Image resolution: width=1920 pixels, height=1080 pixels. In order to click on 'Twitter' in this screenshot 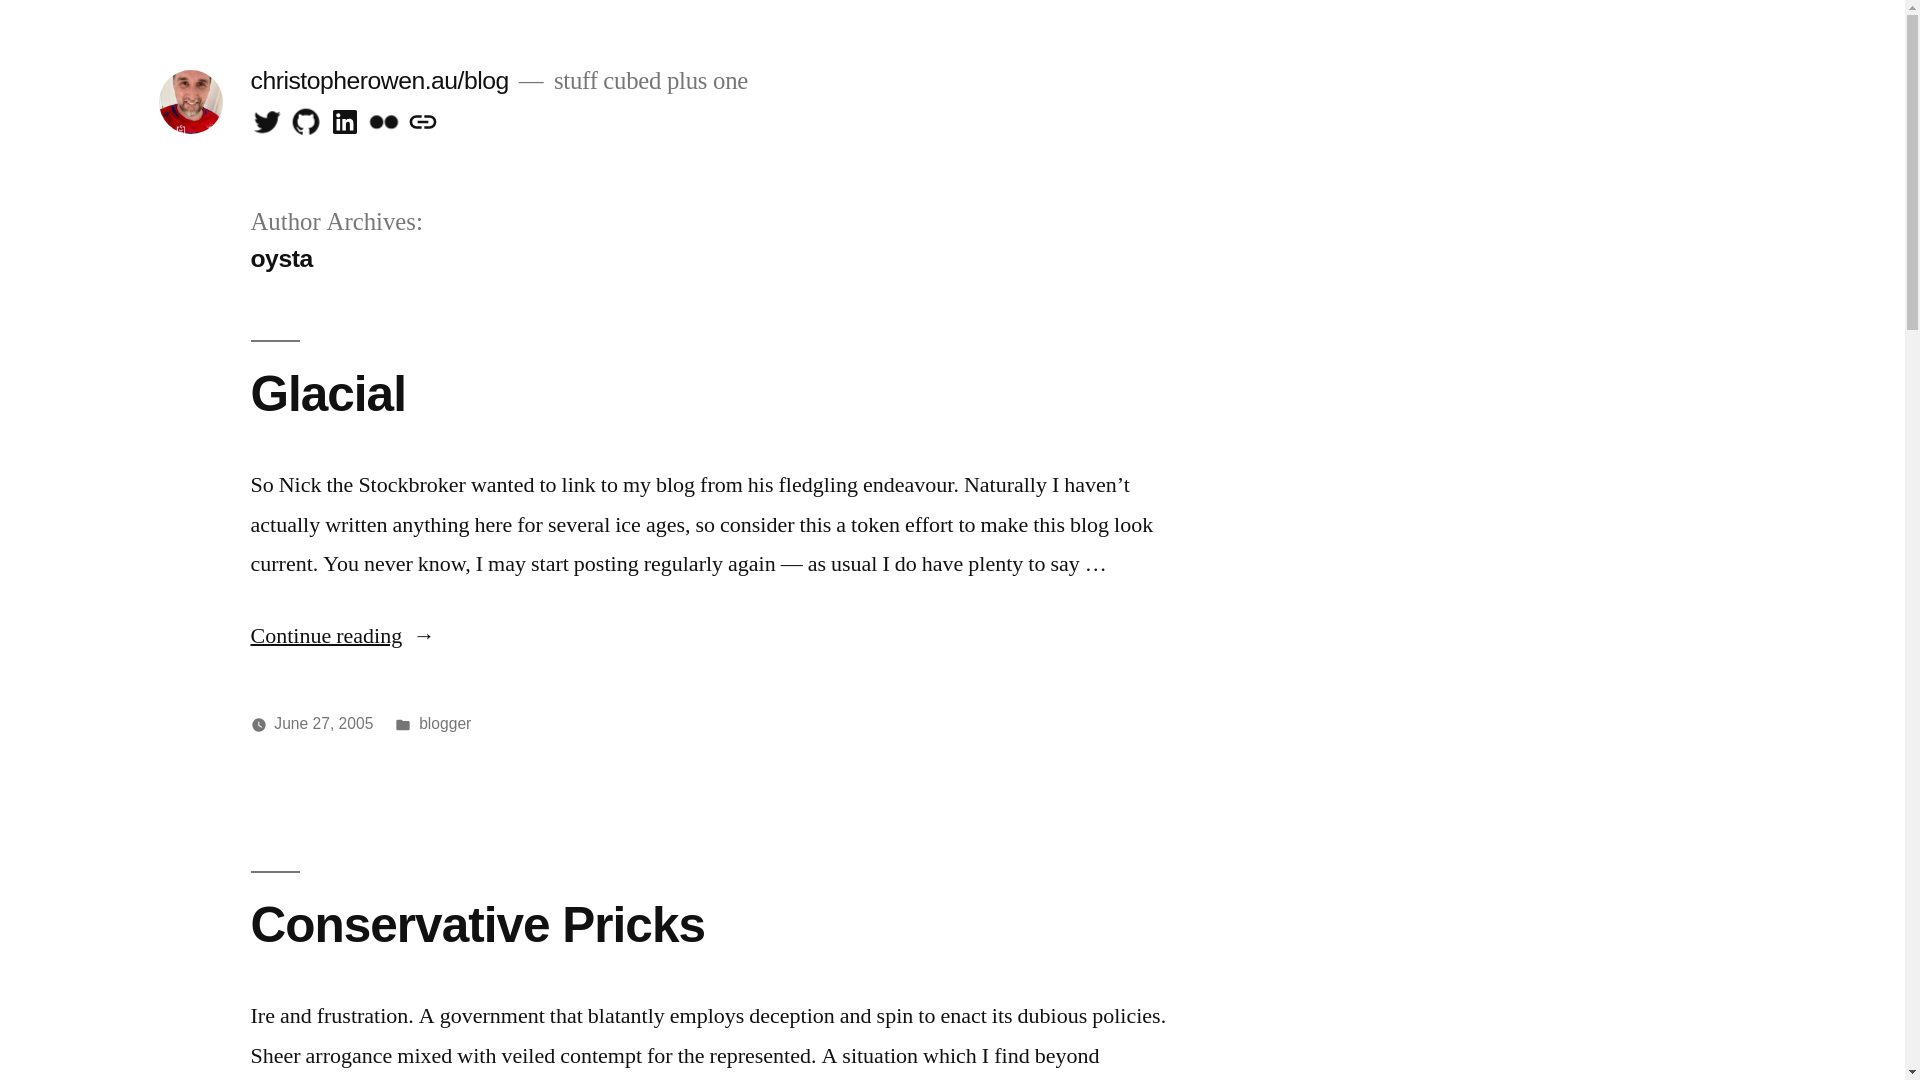, I will do `click(248, 122)`.